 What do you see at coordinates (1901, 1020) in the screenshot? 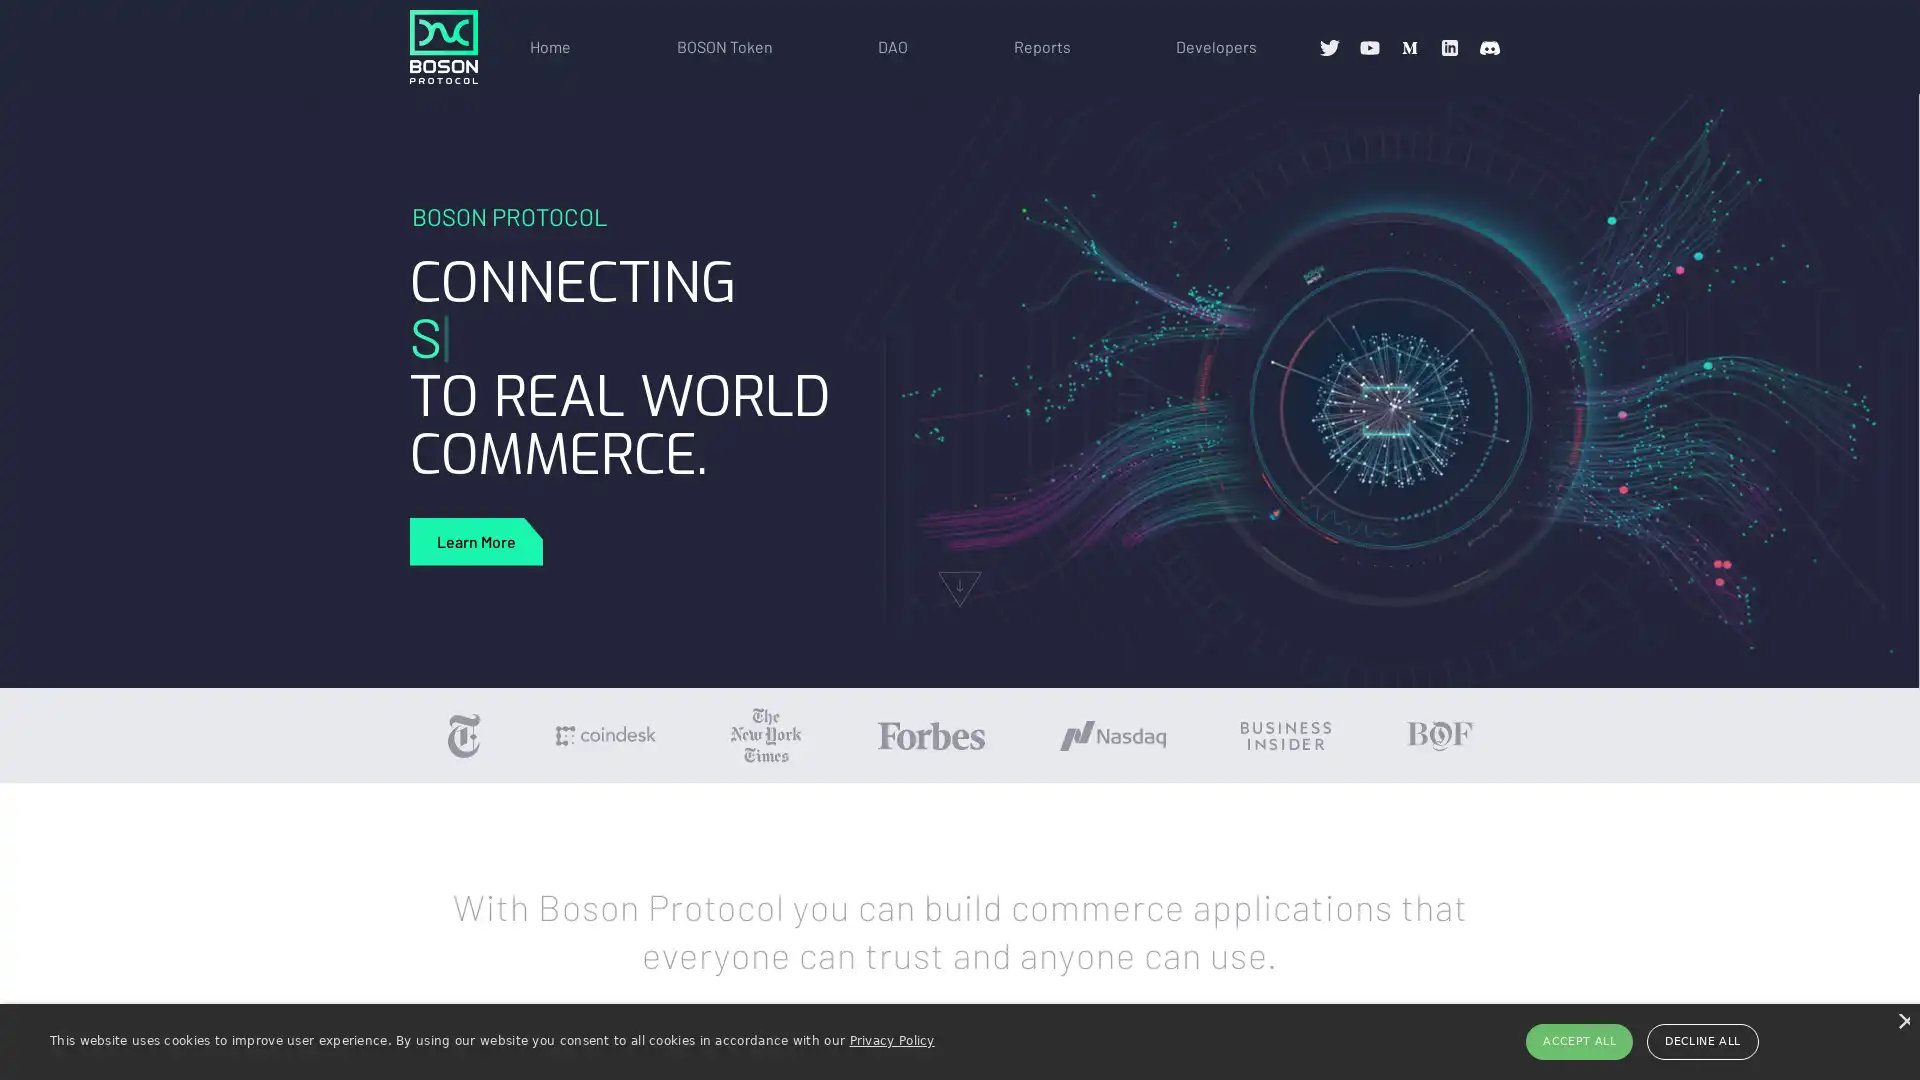
I see `Close` at bounding box center [1901, 1020].